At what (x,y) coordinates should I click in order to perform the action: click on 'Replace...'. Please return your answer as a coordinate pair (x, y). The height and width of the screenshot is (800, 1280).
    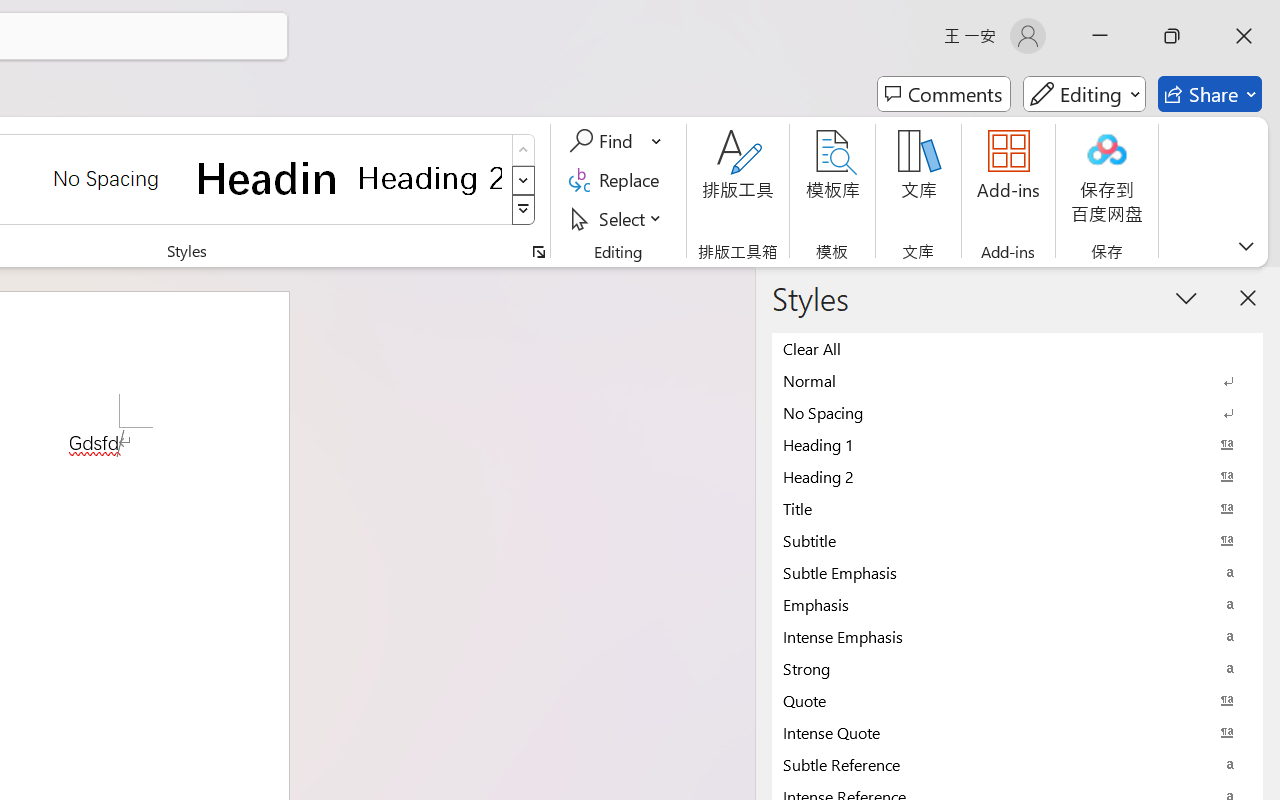
    Looking at the image, I should click on (616, 179).